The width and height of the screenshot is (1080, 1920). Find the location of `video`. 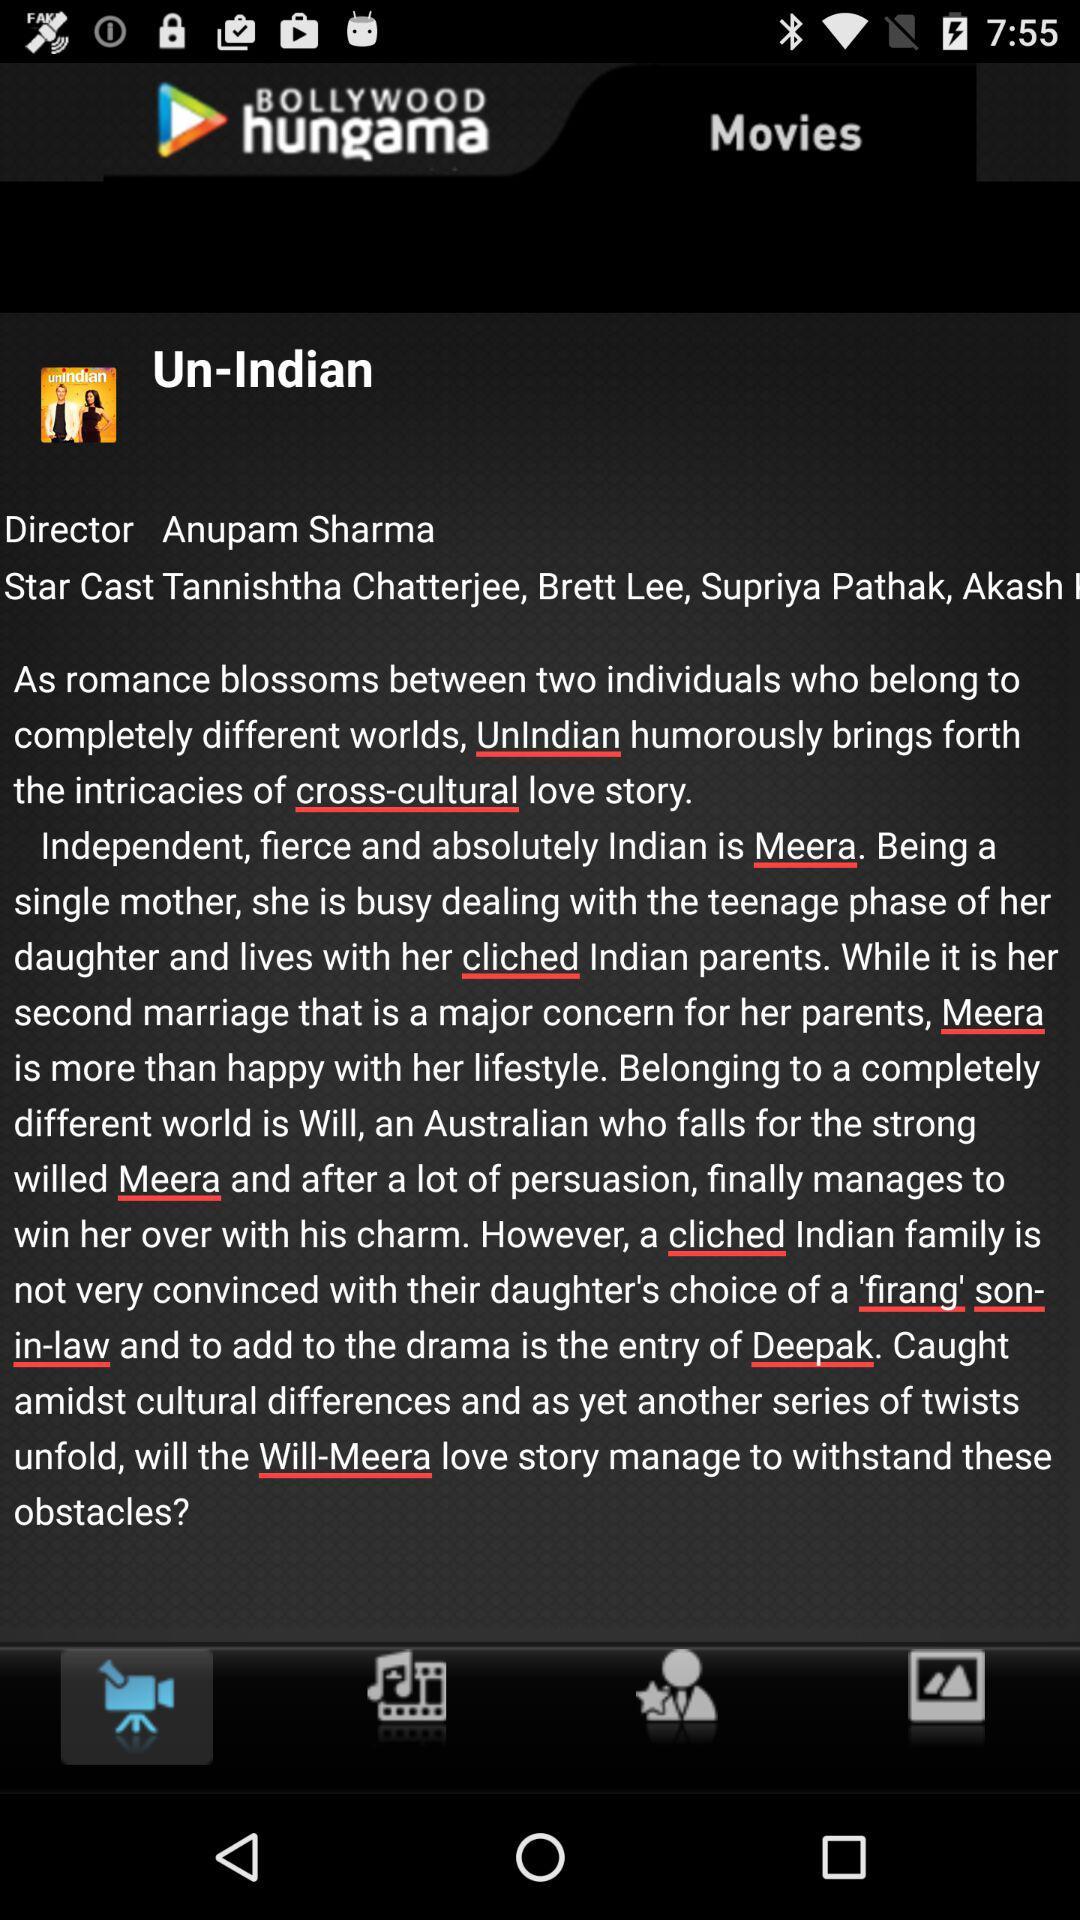

video is located at coordinates (135, 1706).